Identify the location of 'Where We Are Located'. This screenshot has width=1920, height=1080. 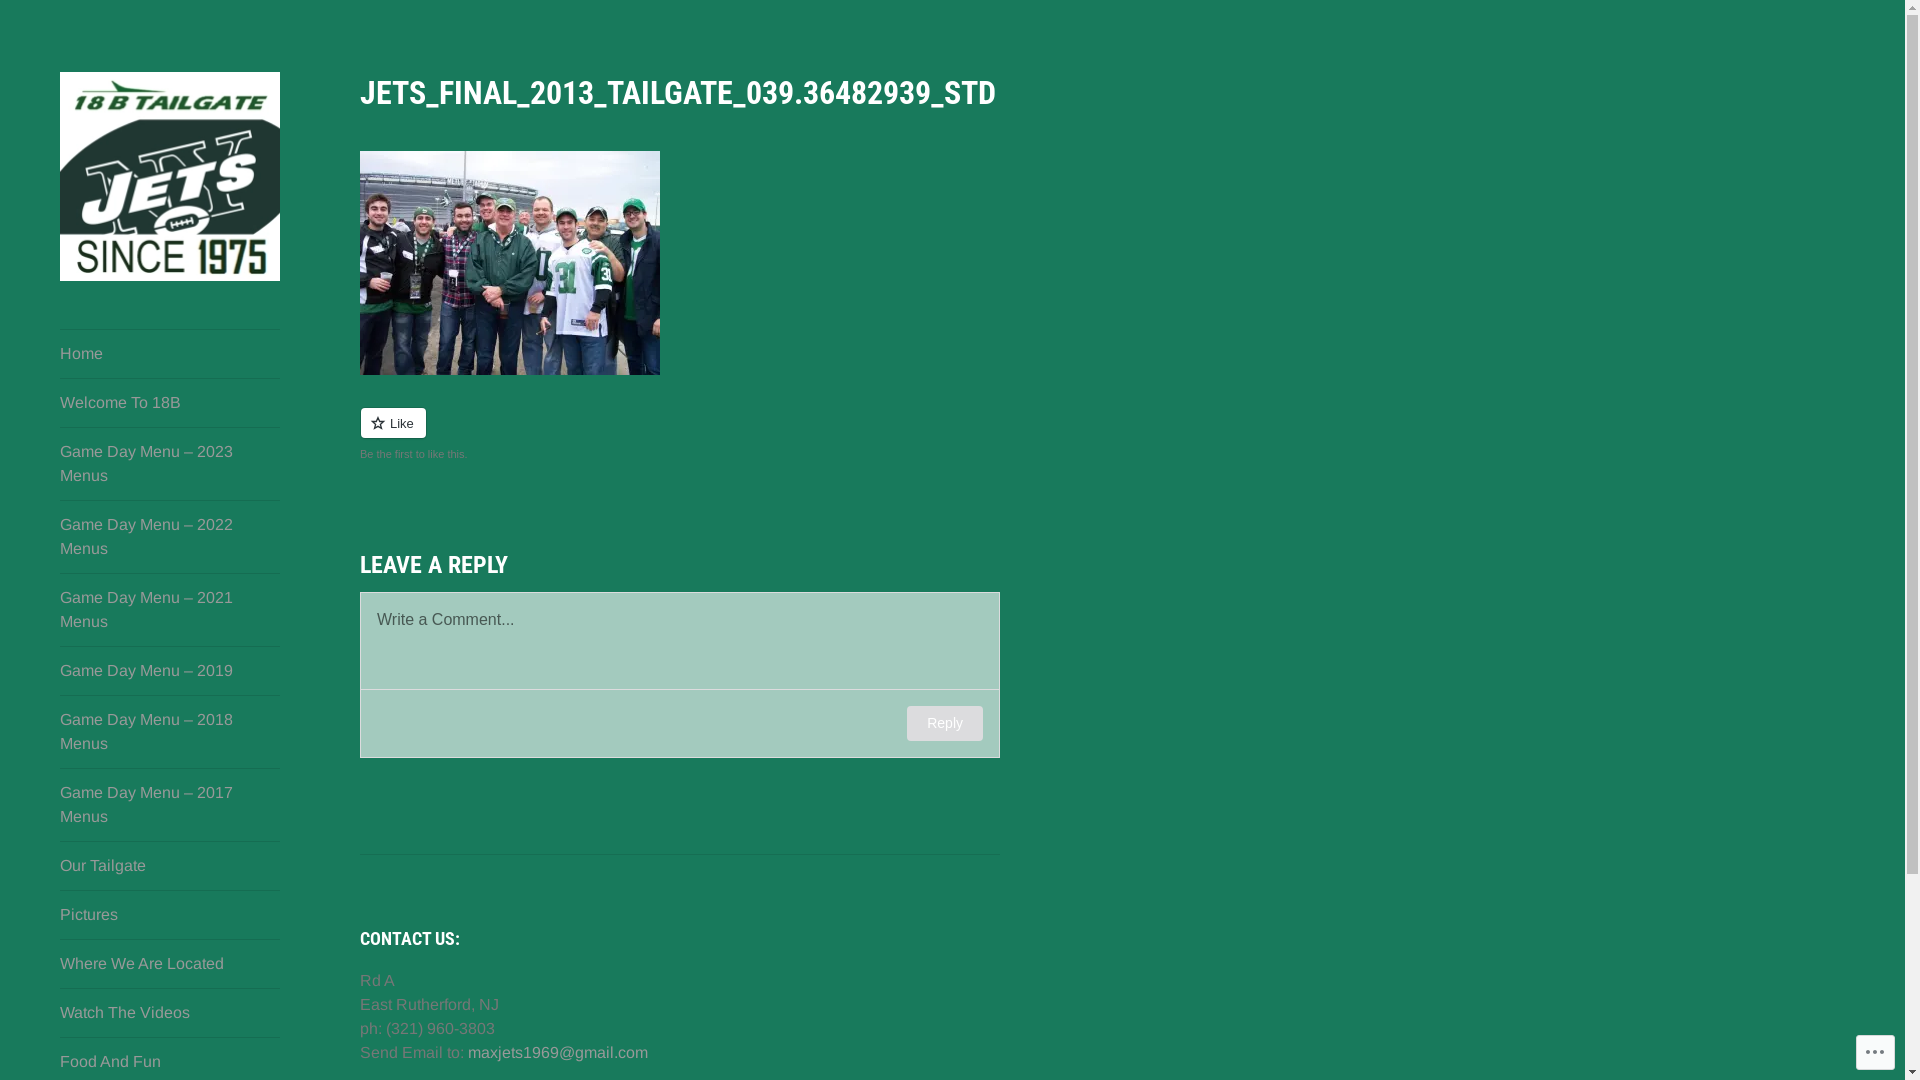
(59, 963).